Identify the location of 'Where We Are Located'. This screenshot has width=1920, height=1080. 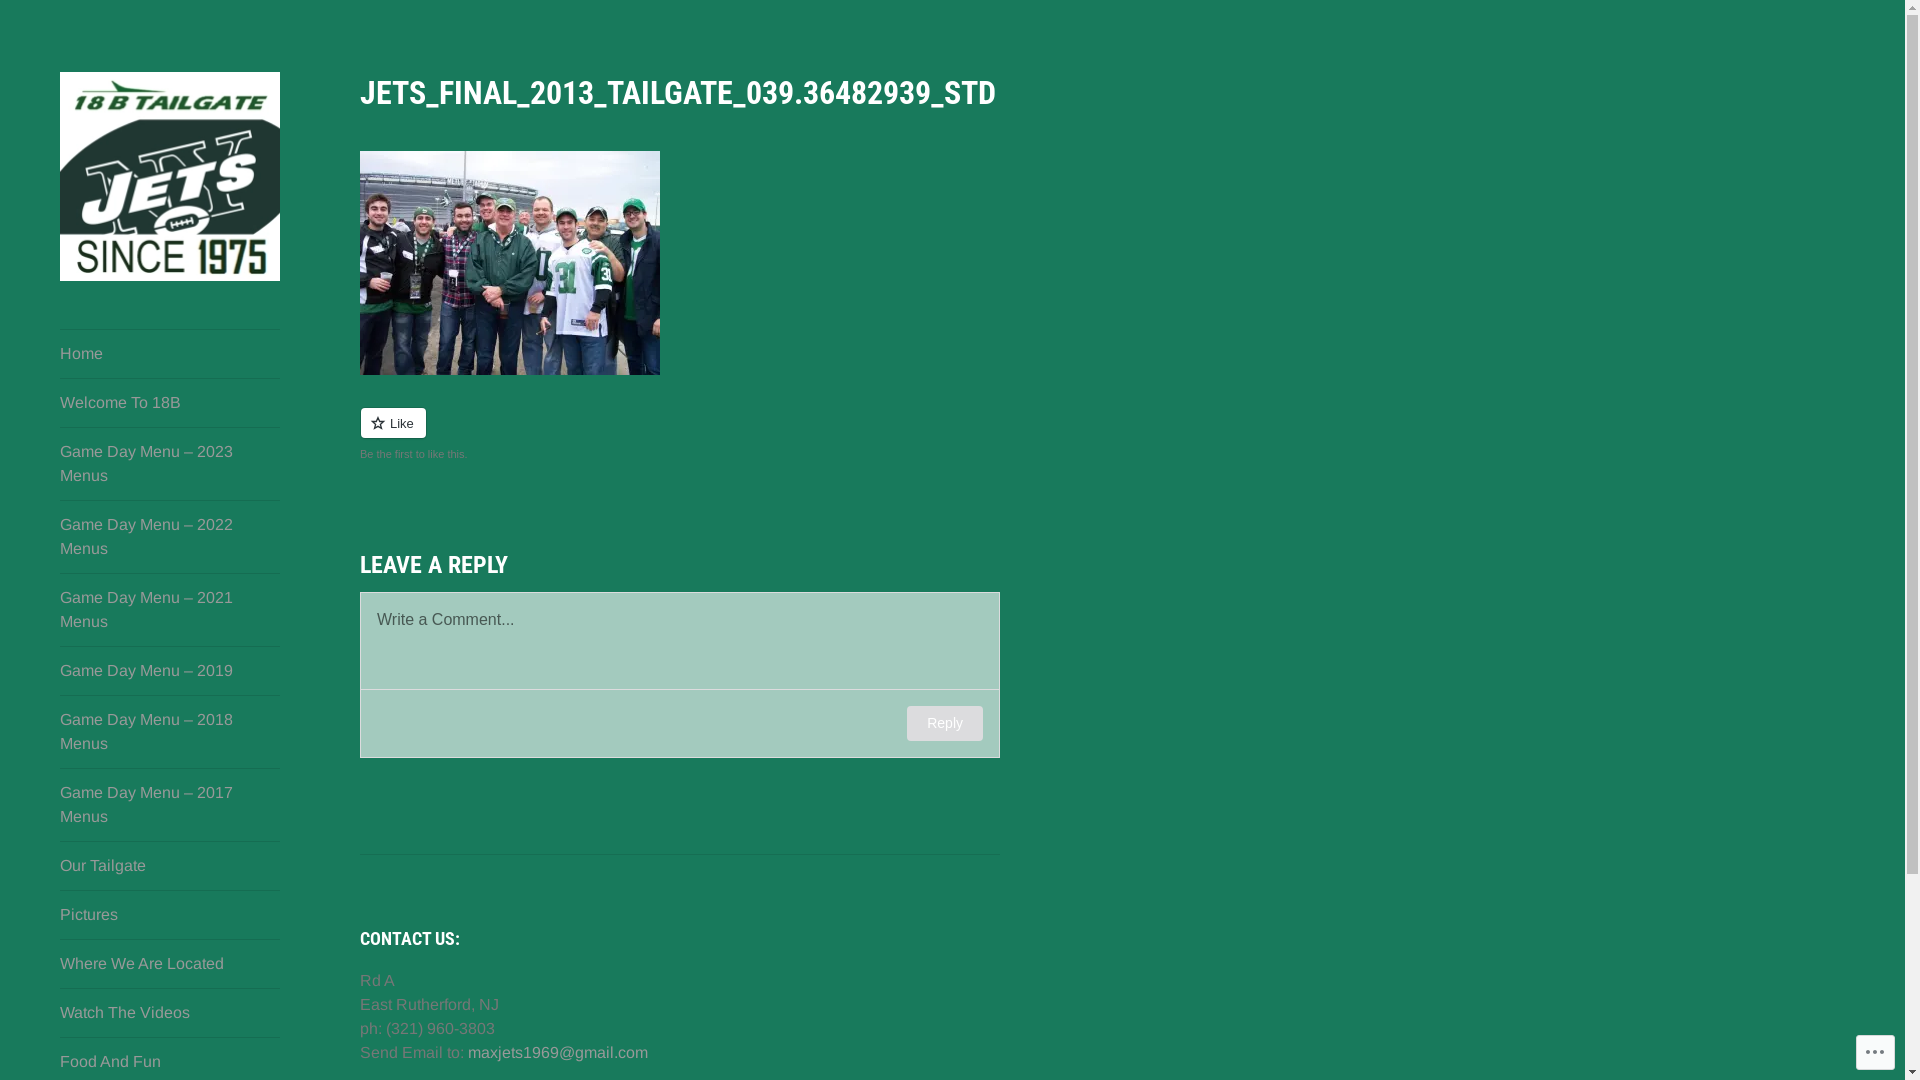
(59, 963).